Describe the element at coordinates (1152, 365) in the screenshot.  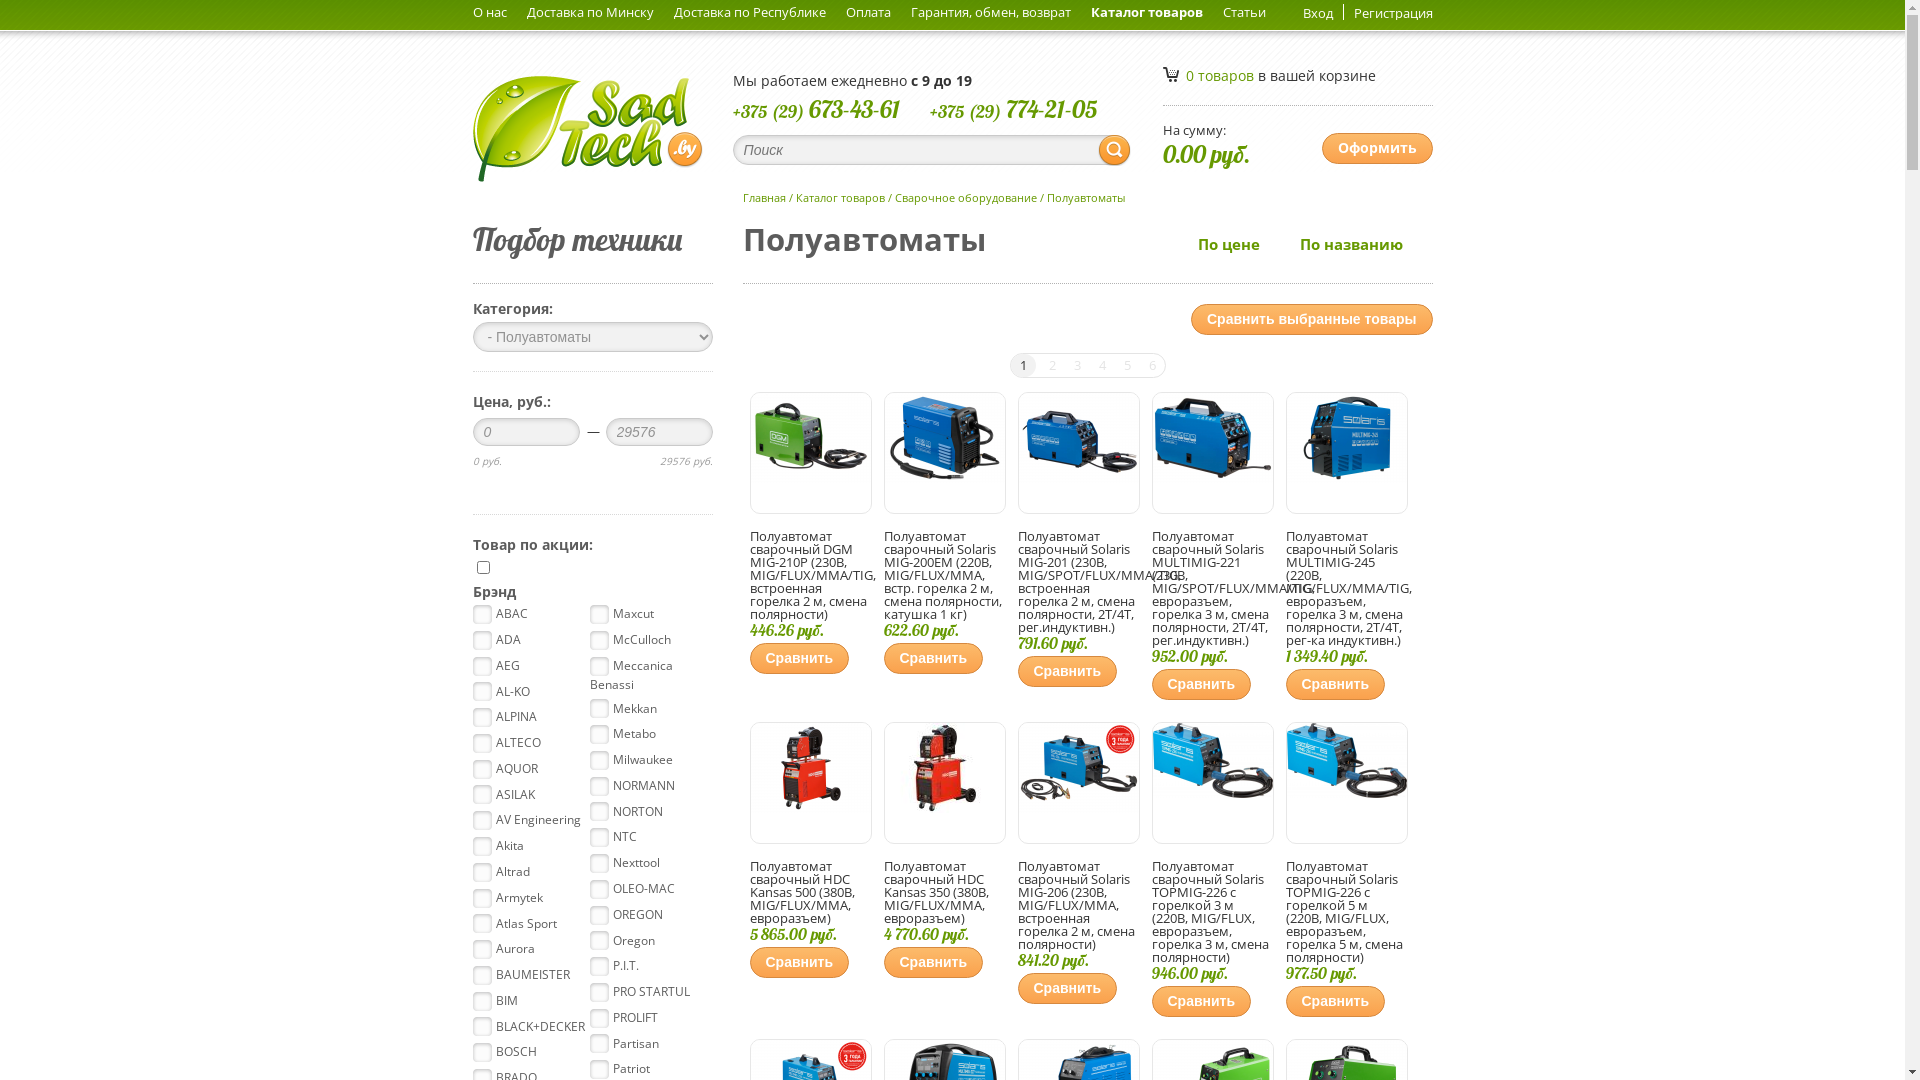
I see `'6'` at that location.